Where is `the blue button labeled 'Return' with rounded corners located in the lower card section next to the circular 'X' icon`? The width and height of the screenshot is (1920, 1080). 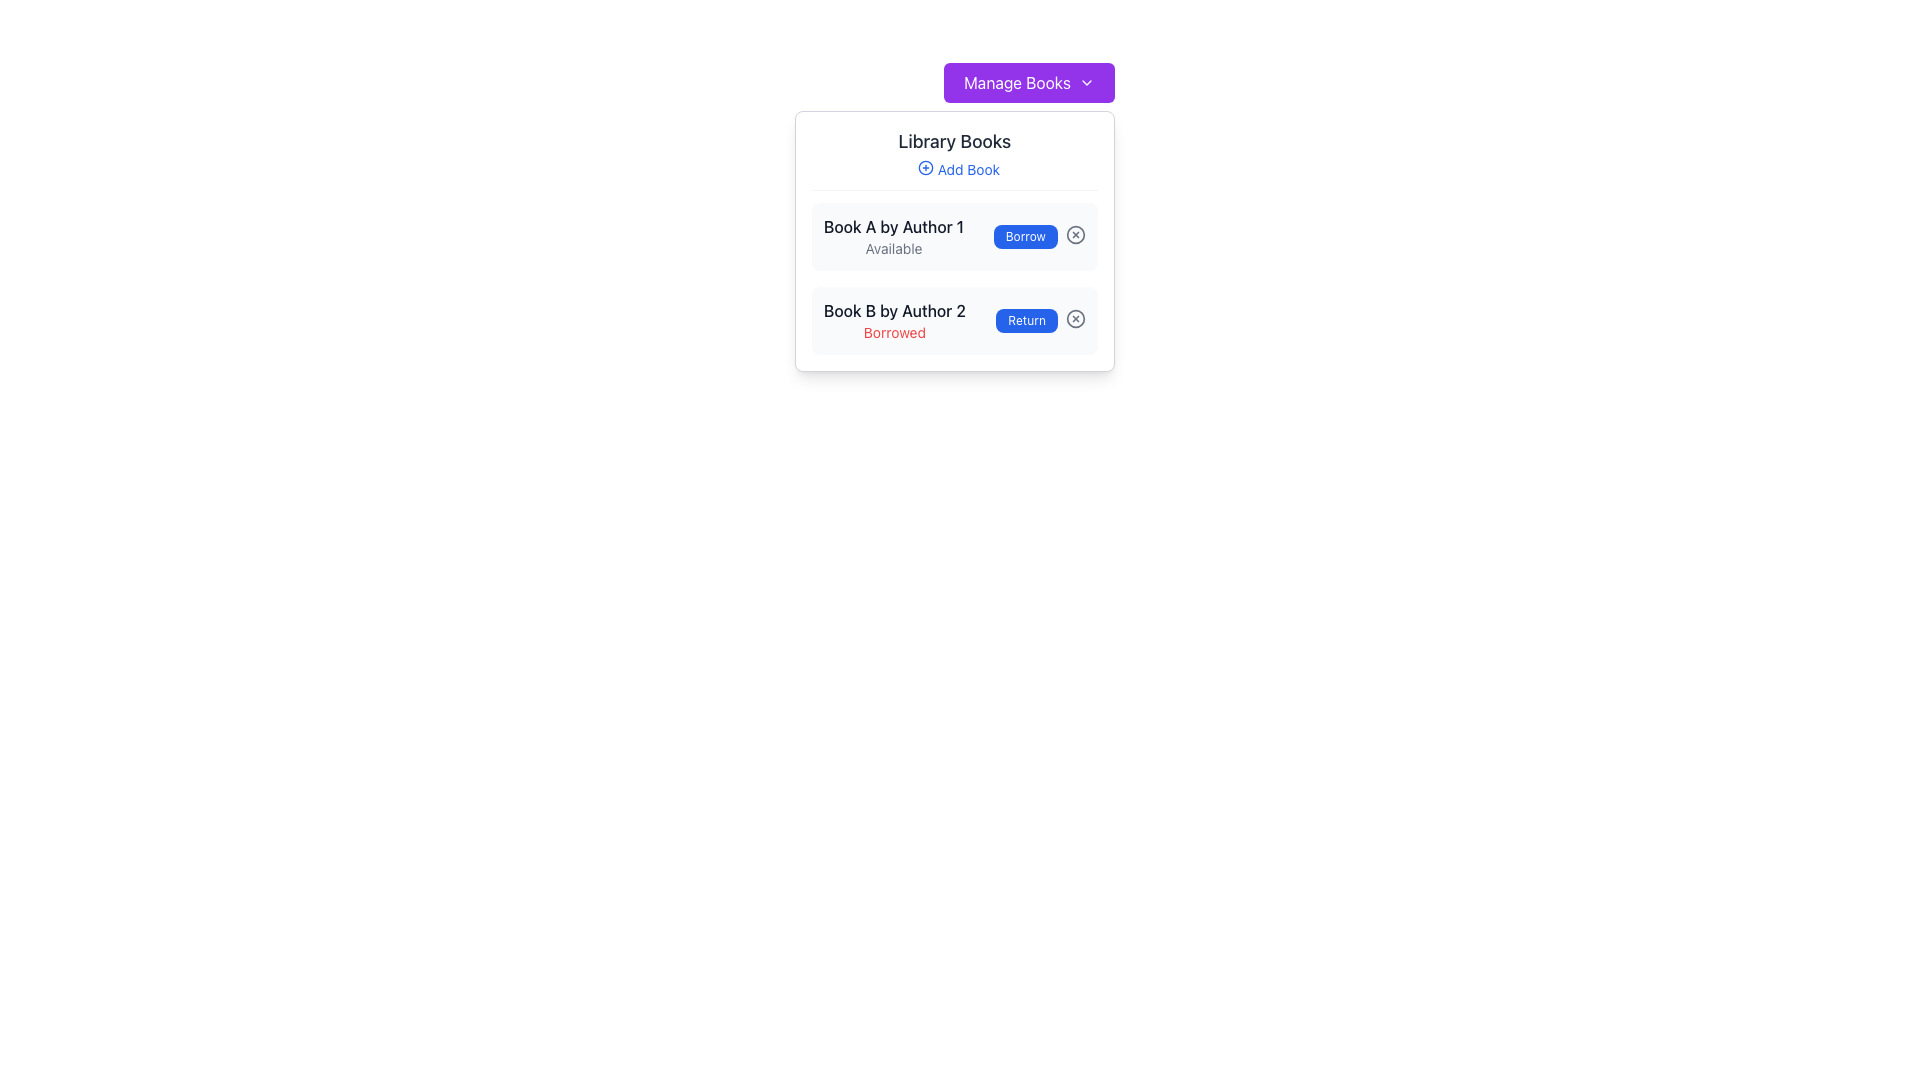 the blue button labeled 'Return' with rounded corners located in the lower card section next to the circular 'X' icon is located at coordinates (1040, 319).